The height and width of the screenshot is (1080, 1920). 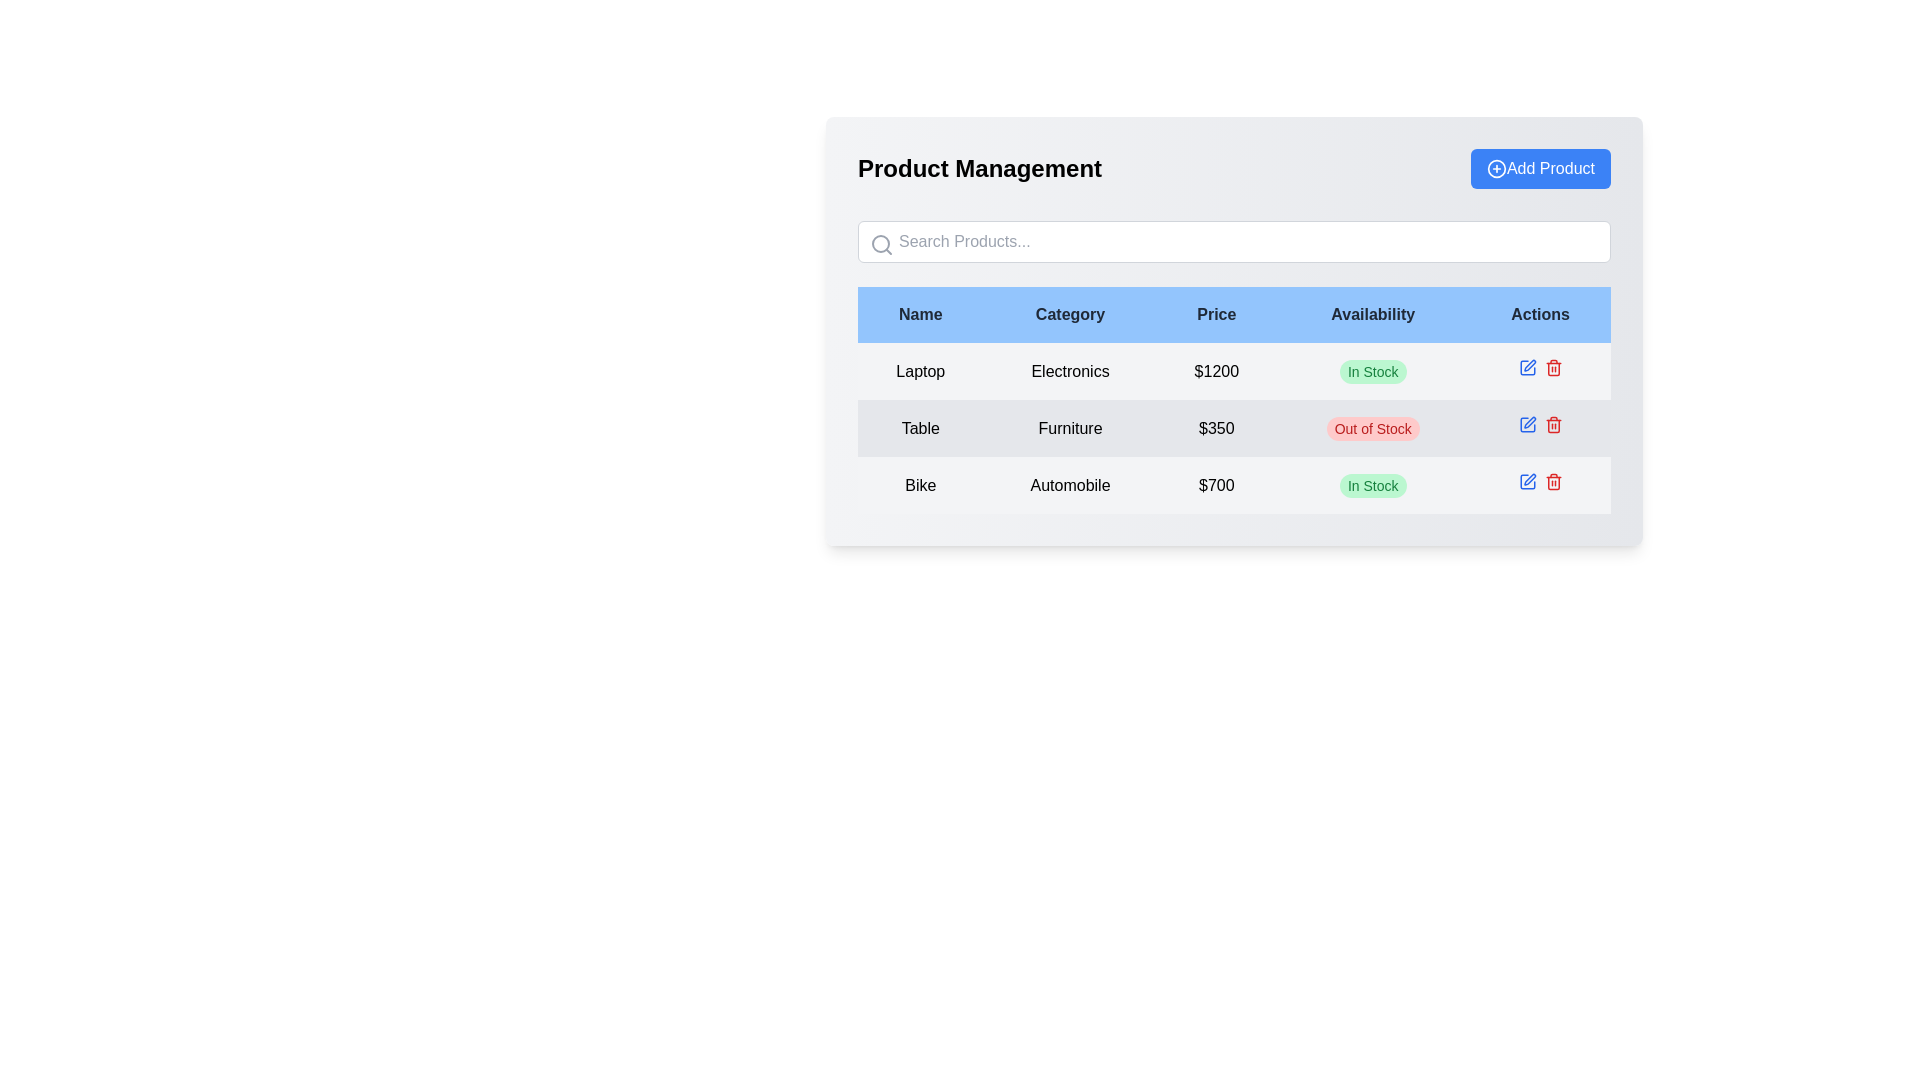 What do you see at coordinates (1552, 425) in the screenshot?
I see `the trash icon in the 'Actions' column of the third row to trigger a delete action` at bounding box center [1552, 425].